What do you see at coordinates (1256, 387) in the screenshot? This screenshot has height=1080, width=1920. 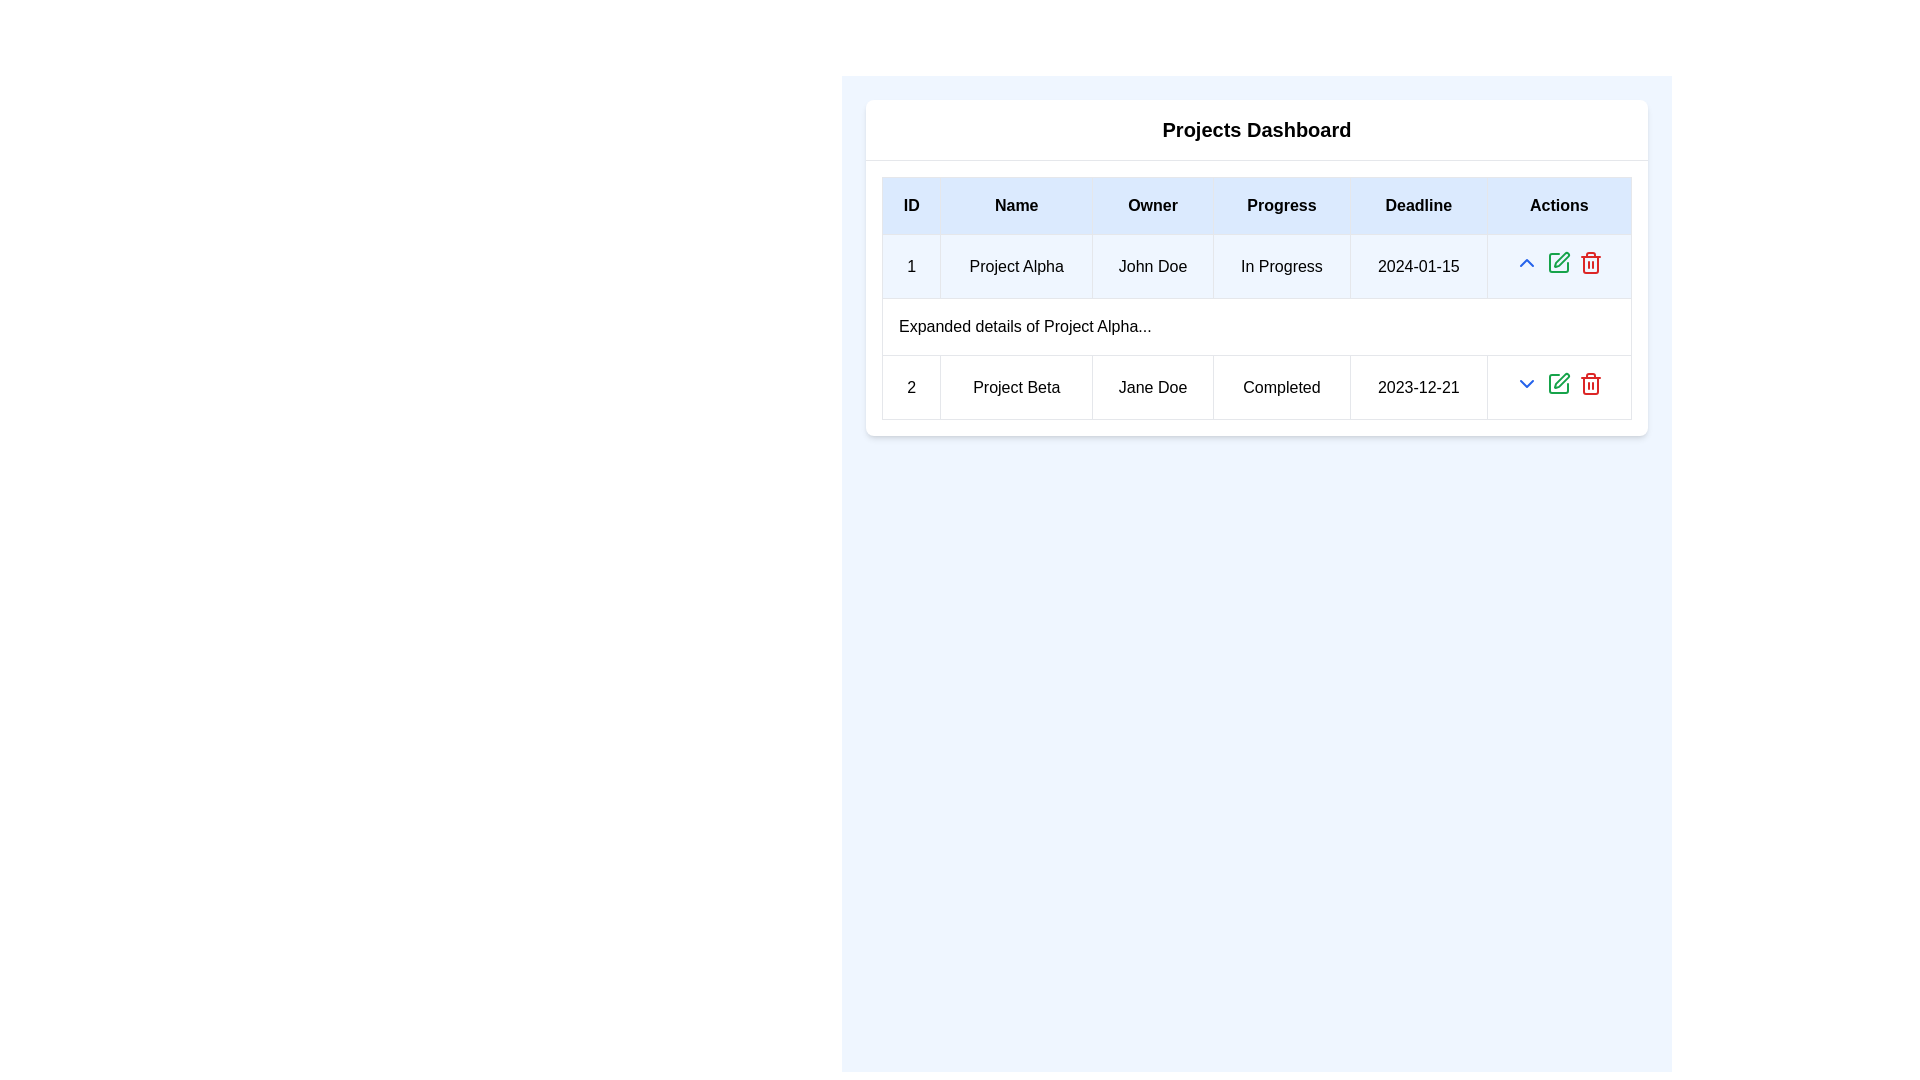 I see `the second row of the Projects Dashboard table displaying Project Beta information` at bounding box center [1256, 387].